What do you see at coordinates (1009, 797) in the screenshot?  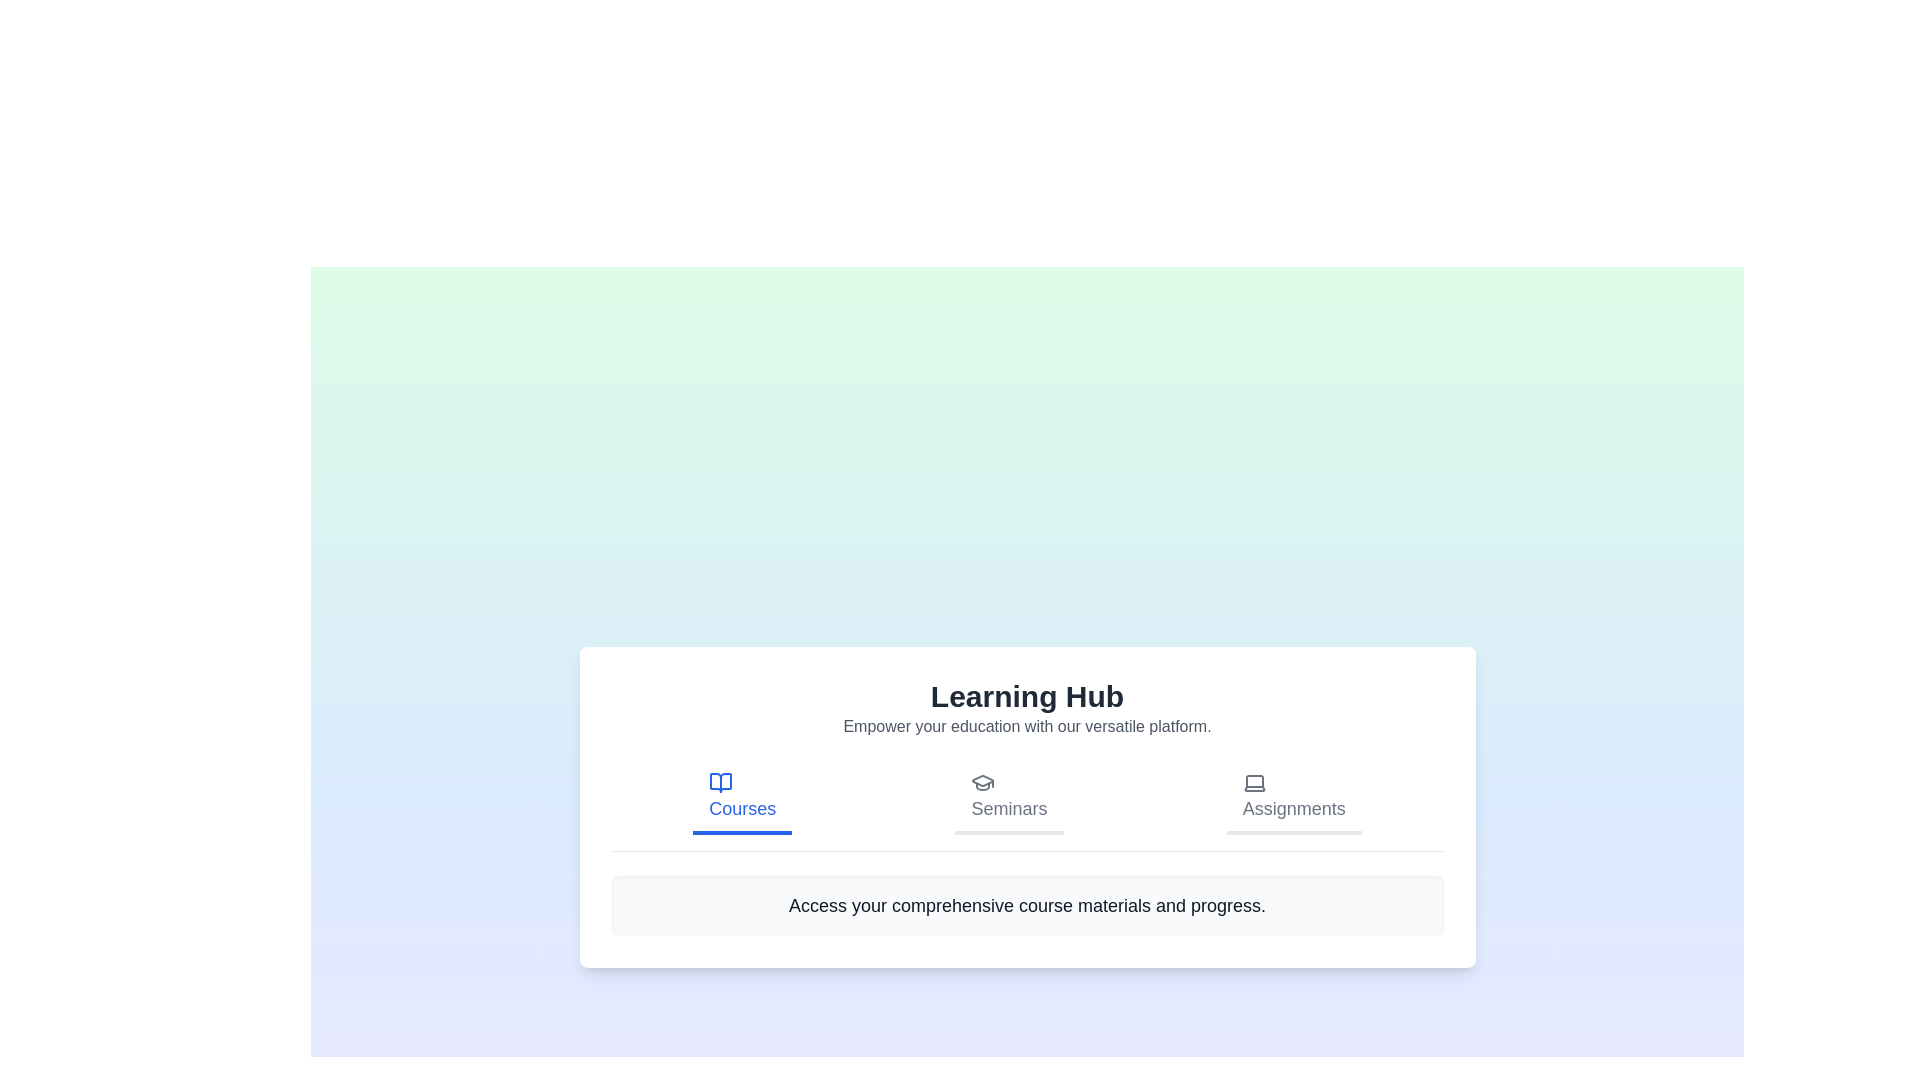 I see `the navigation link or button directing to the Seminars section, located between Courses and Assignments under the Learning Hub heading` at bounding box center [1009, 797].